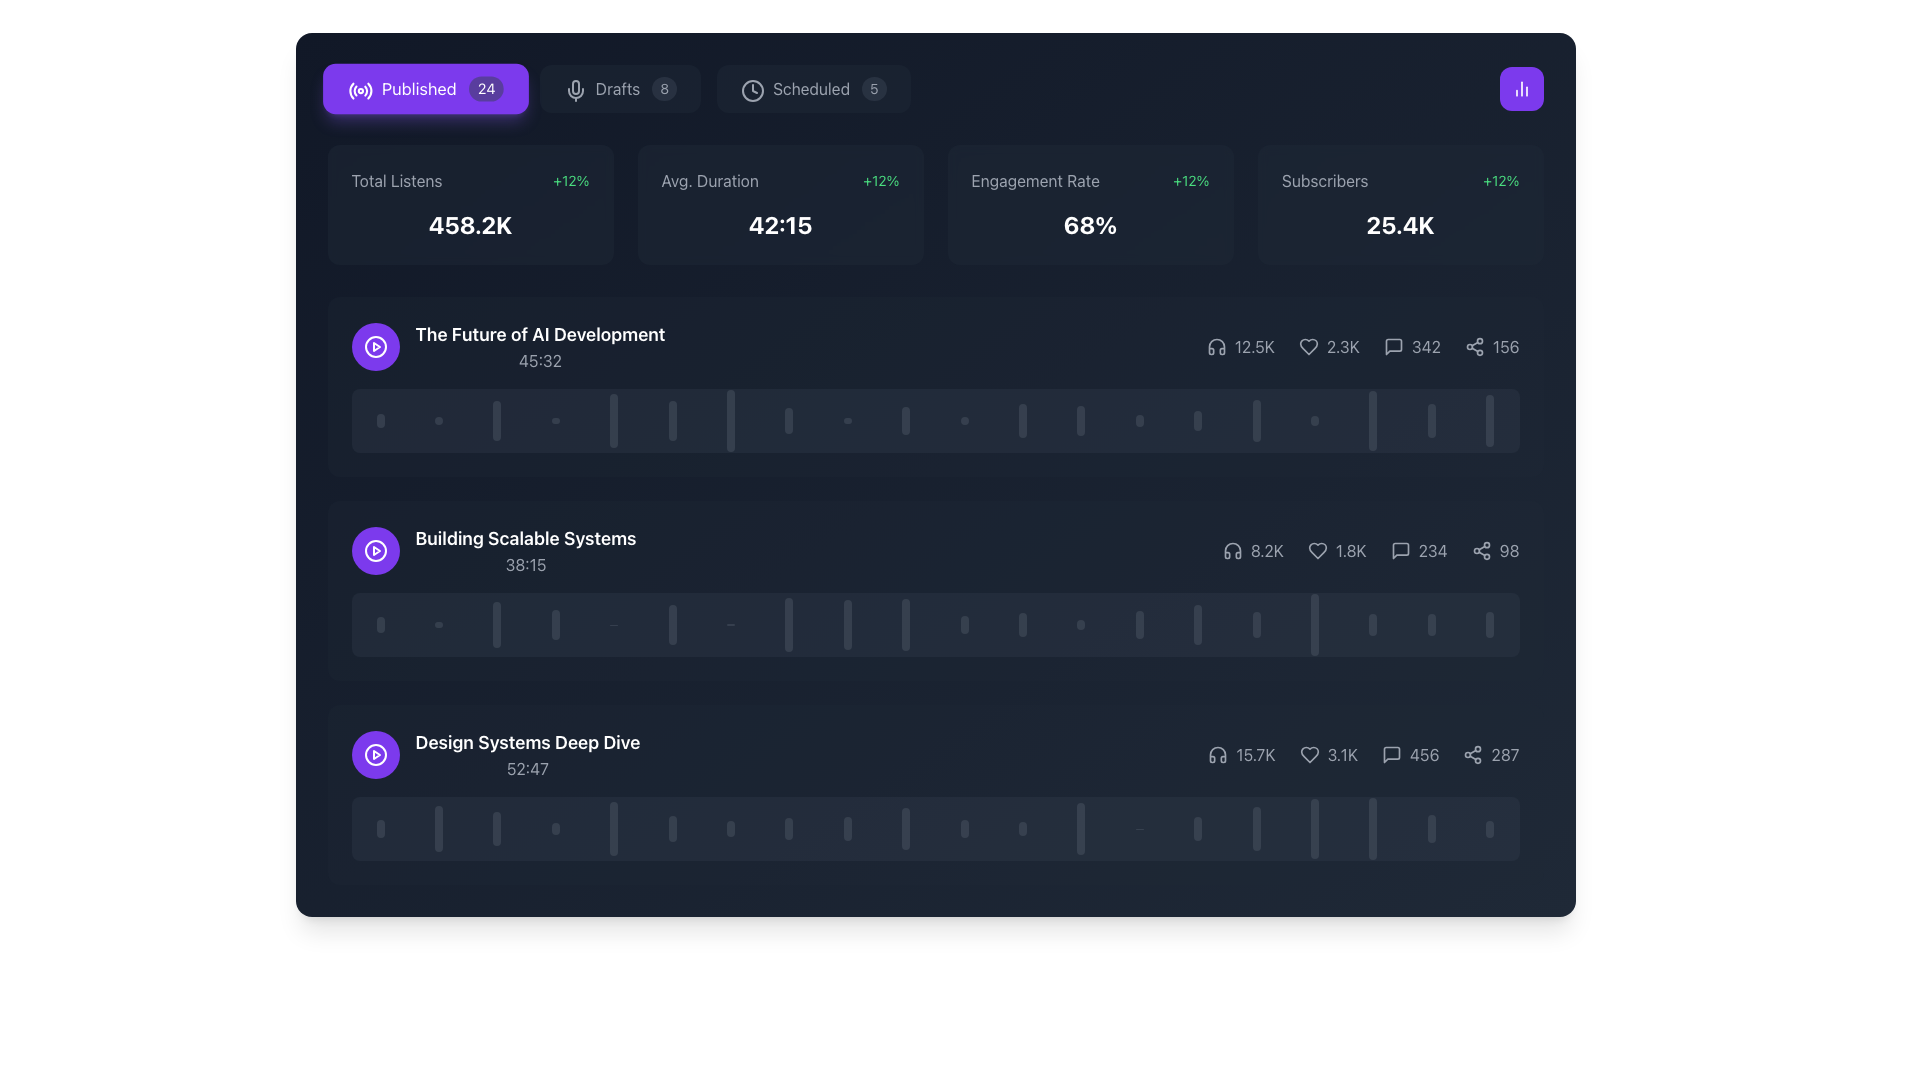 This screenshot has width=1920, height=1080. I want to click on the static text element that displays the number of shares for the second card in a vertically stacked list, located to the right of a speech bubble icon, so click(1495, 551).